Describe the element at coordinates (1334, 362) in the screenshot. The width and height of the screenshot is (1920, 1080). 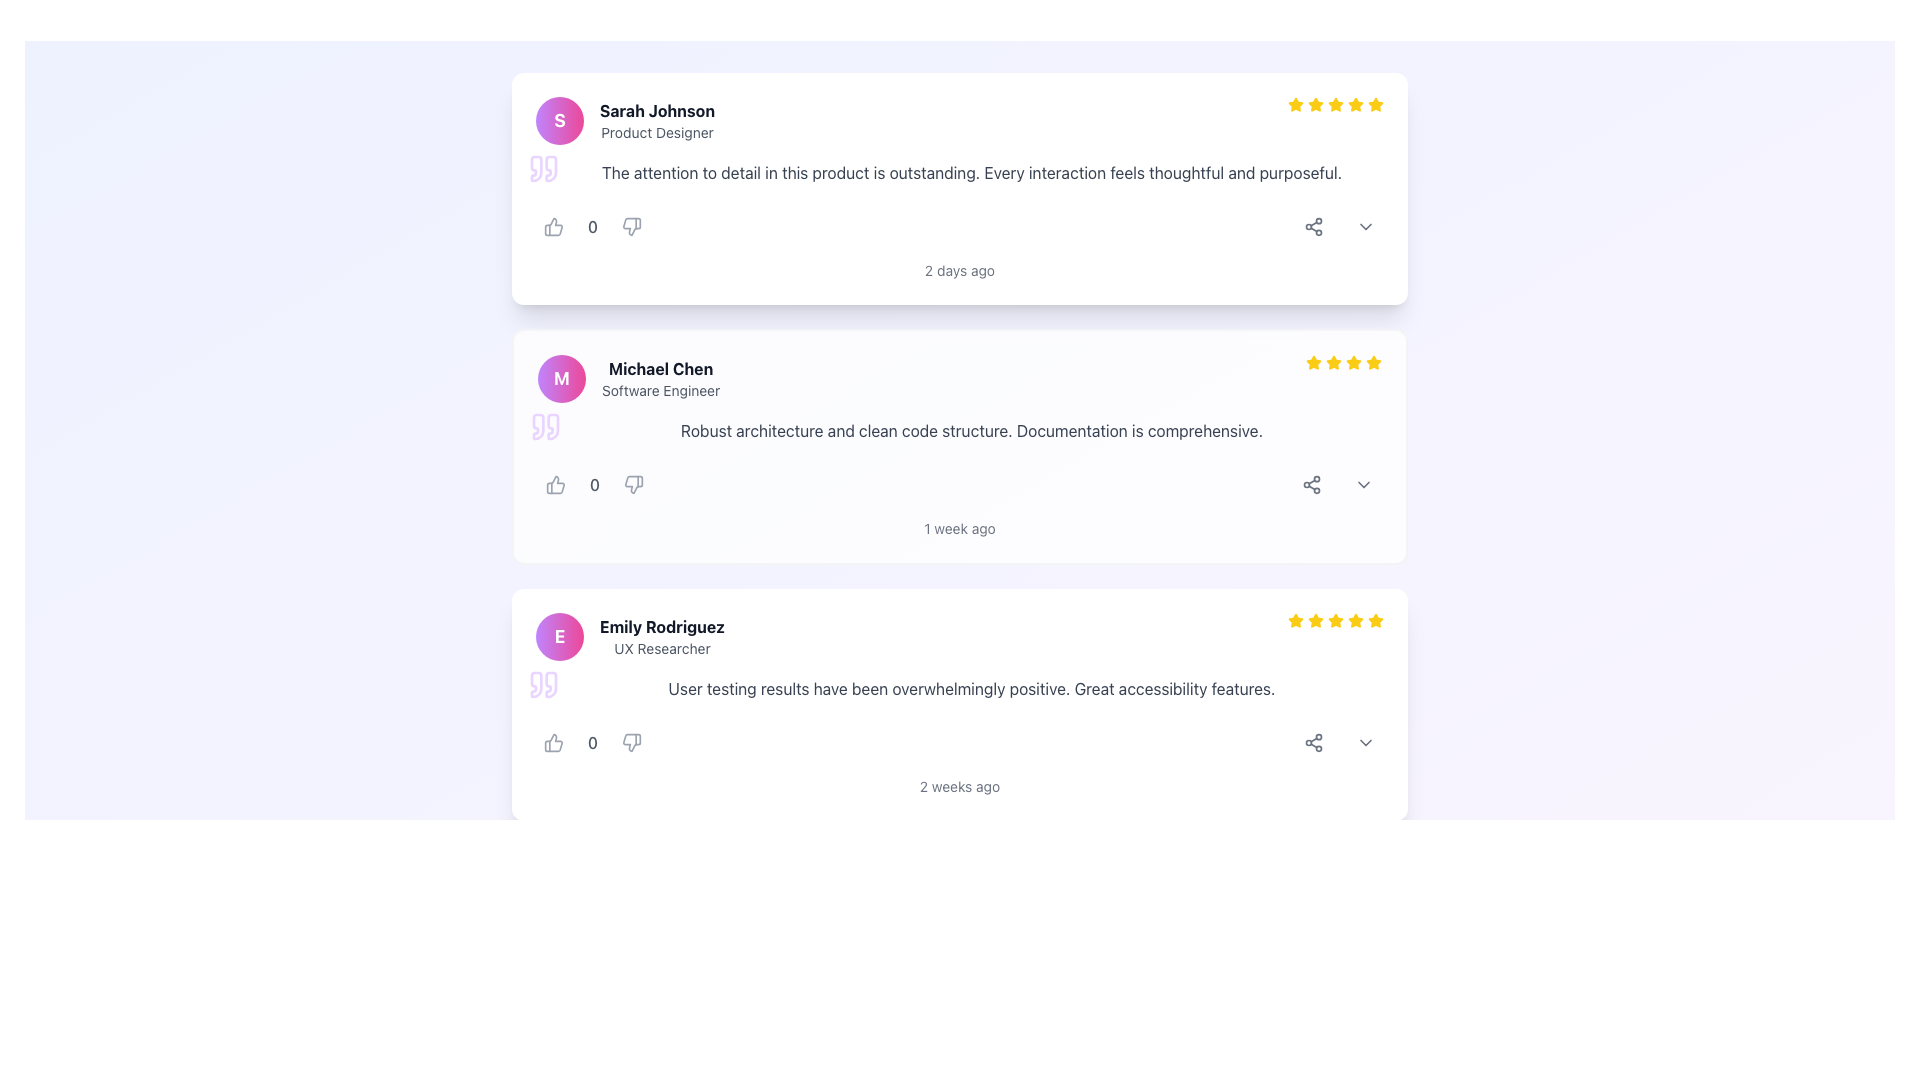
I see `the third yellow star icon in the 5-star rating system located under the review by 'Michael Chen'` at that location.